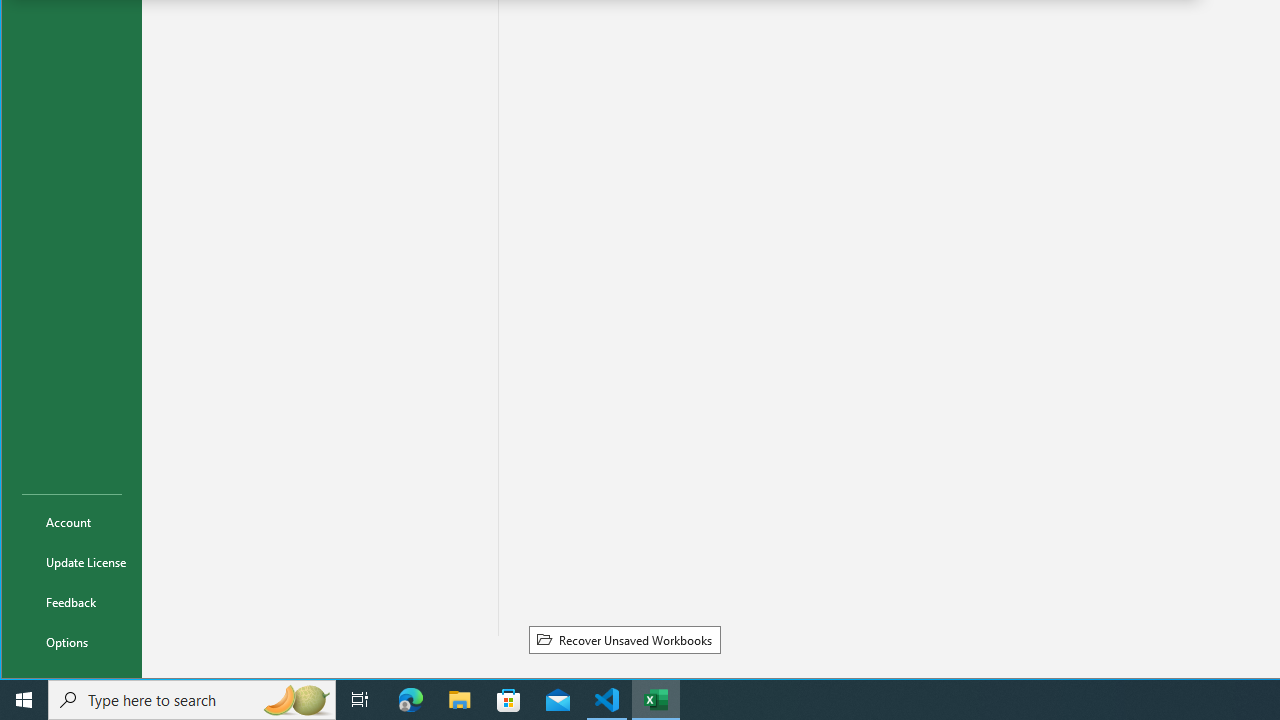  What do you see at coordinates (656, 698) in the screenshot?
I see `'Excel - 1 running window'` at bounding box center [656, 698].